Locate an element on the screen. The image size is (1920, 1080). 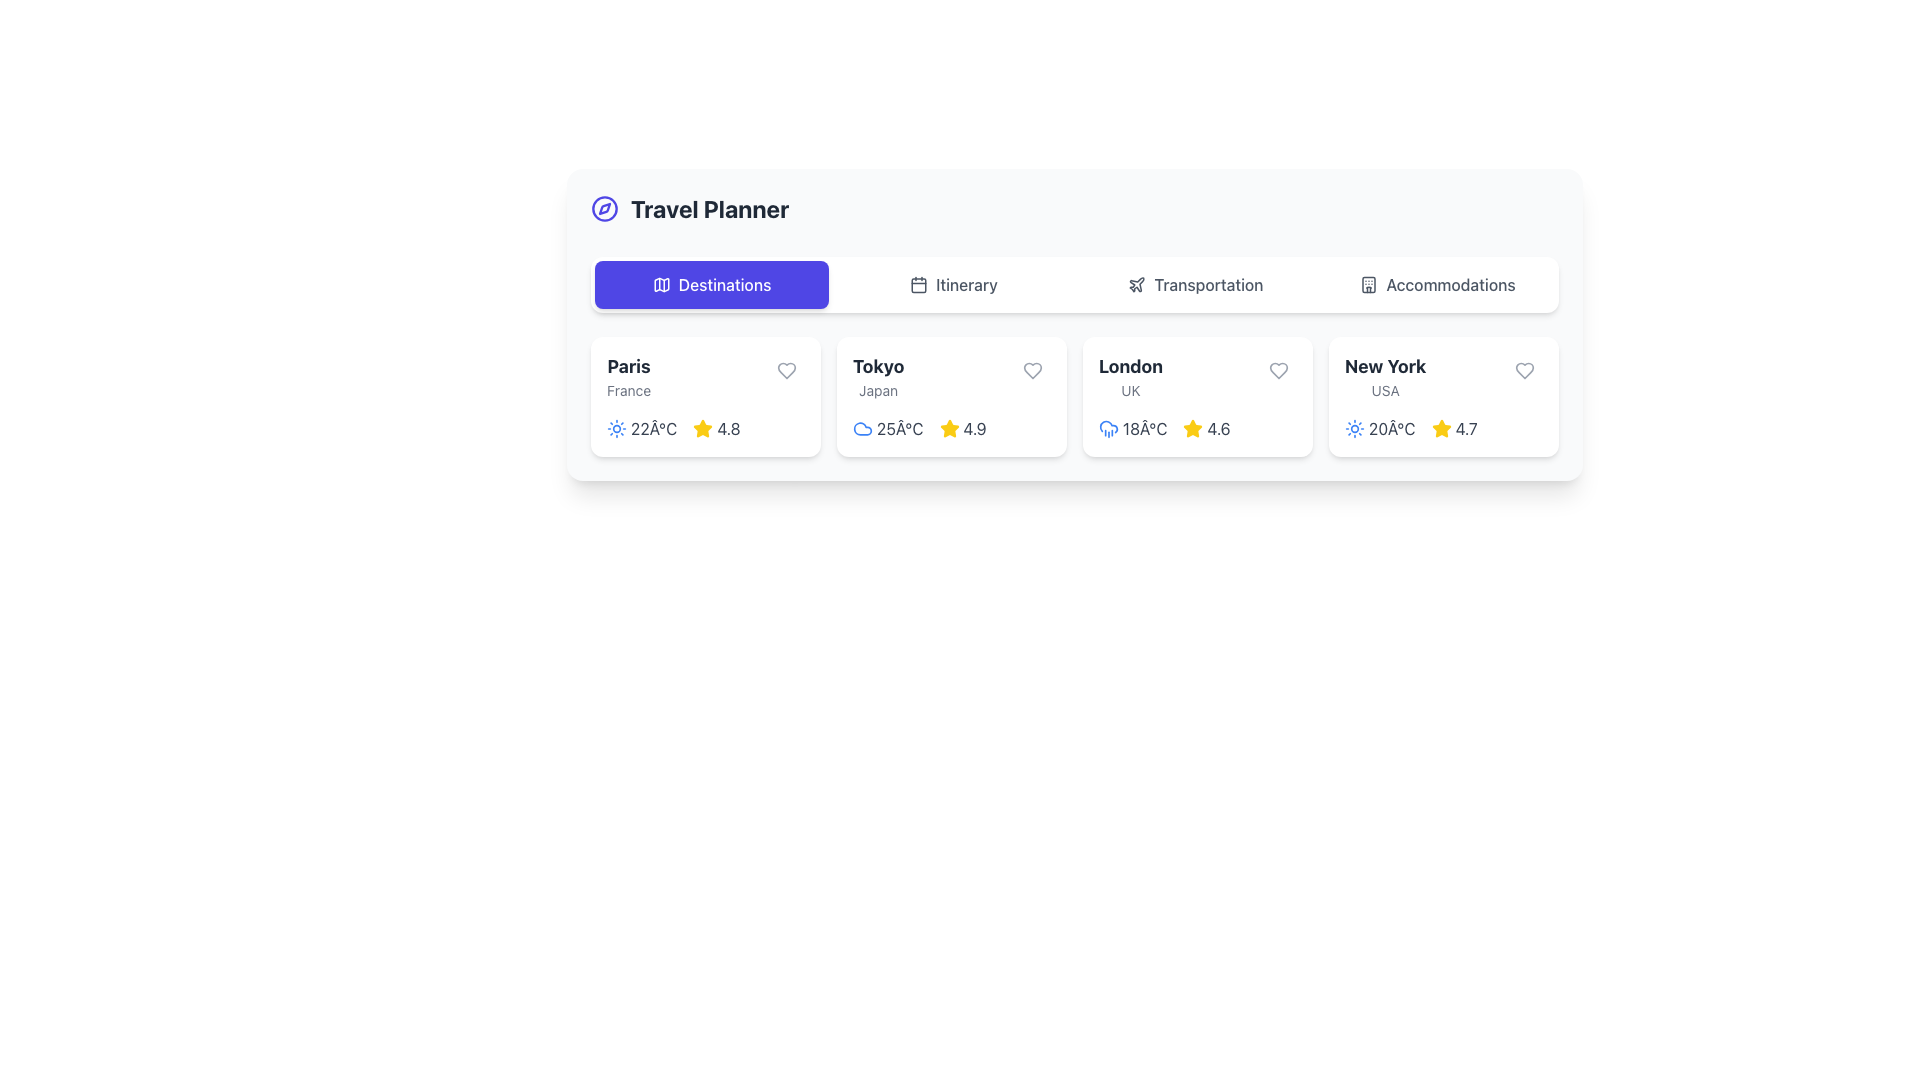
the text label that denotes the country associated with the 'New York' destination card located at the lower portion of the card in the 'Travel Planner' interface is located at coordinates (1384, 390).